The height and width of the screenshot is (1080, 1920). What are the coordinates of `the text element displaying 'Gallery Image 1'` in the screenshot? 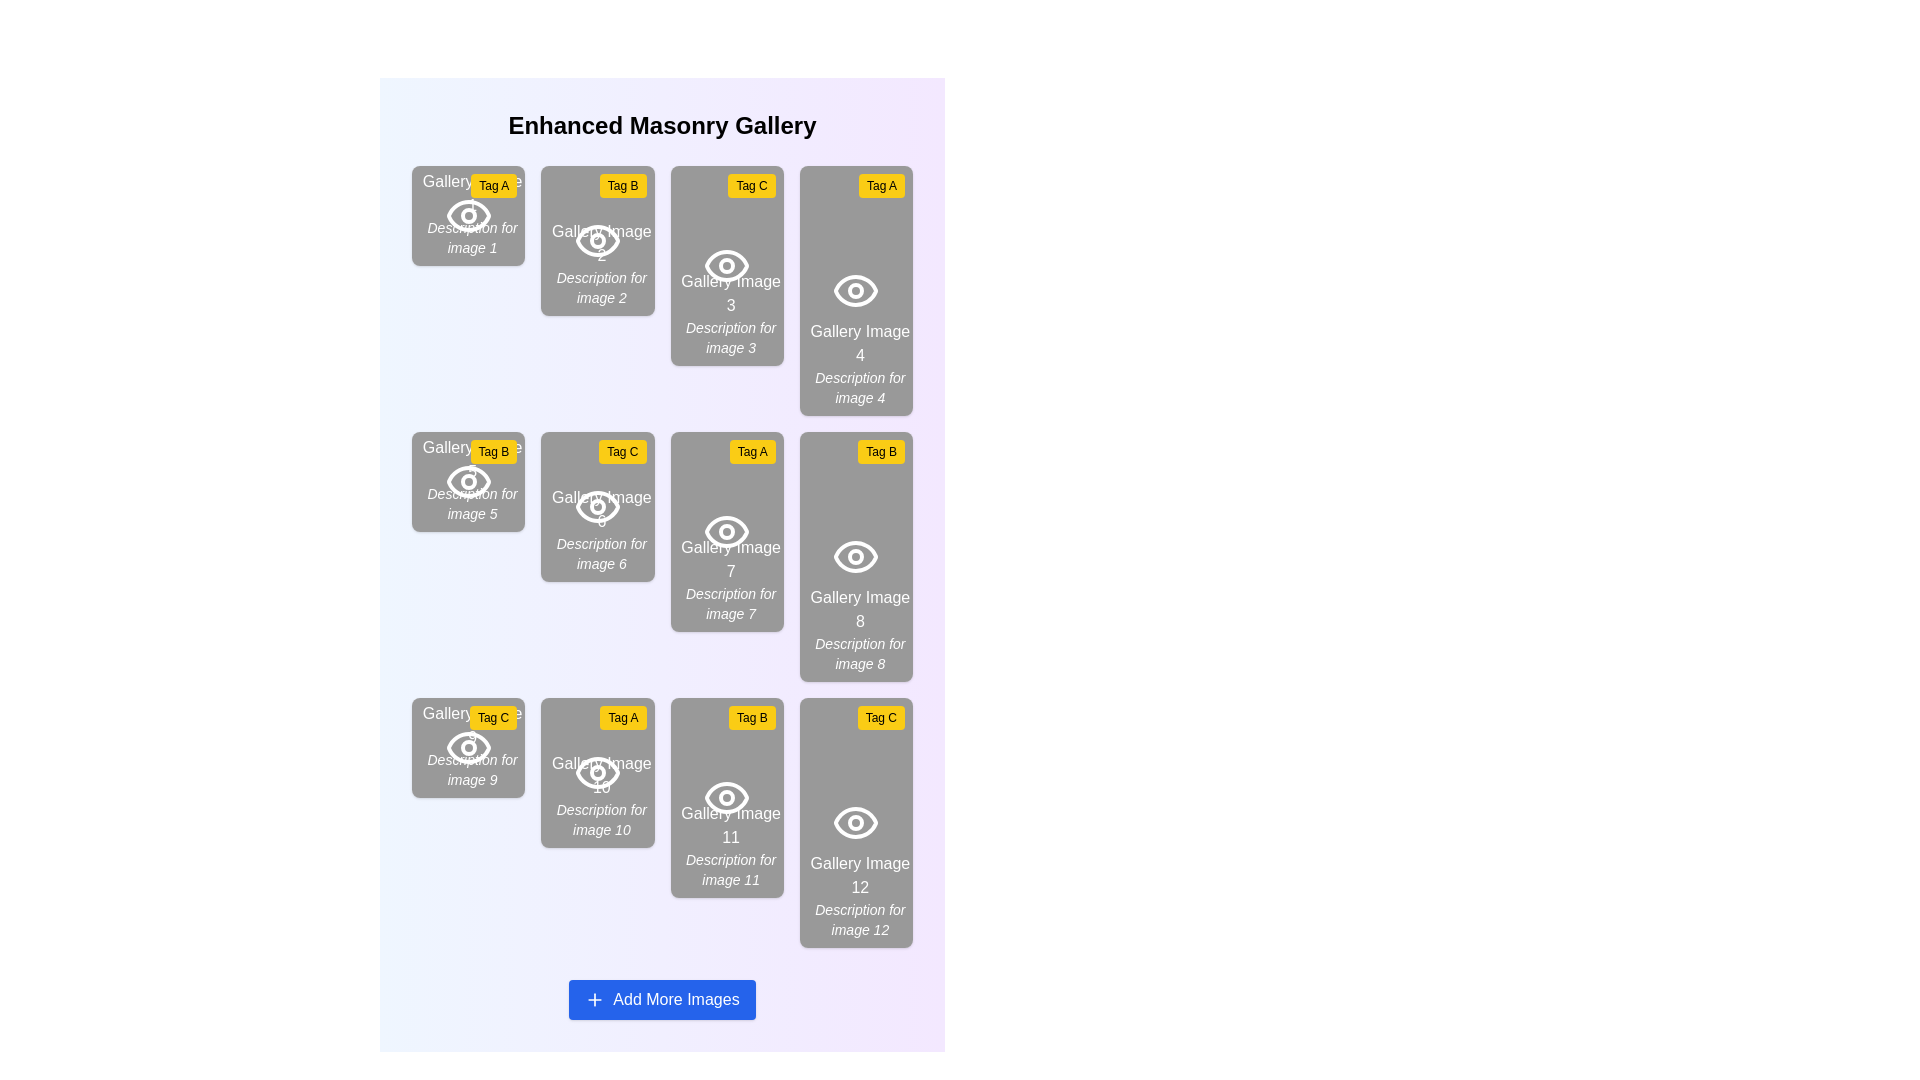 It's located at (471, 213).